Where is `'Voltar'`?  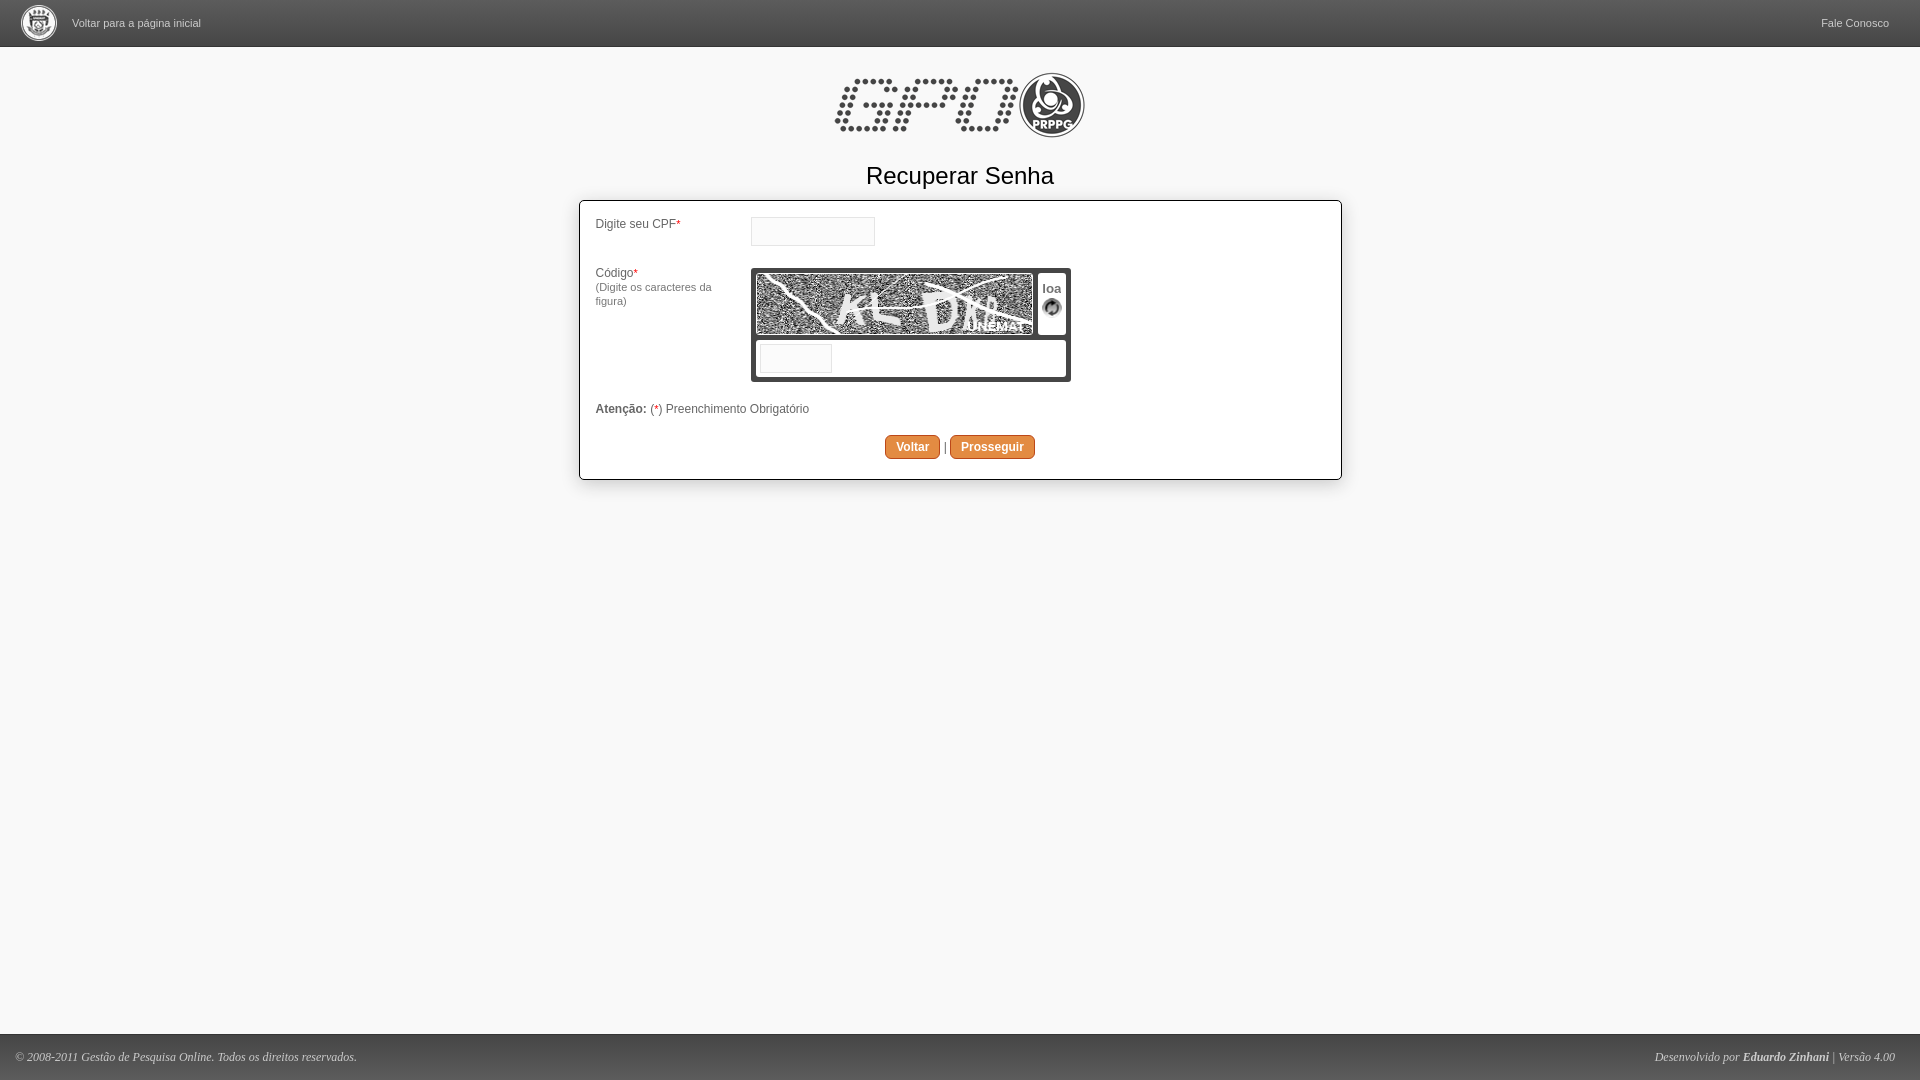 'Voltar' is located at coordinates (911, 446).